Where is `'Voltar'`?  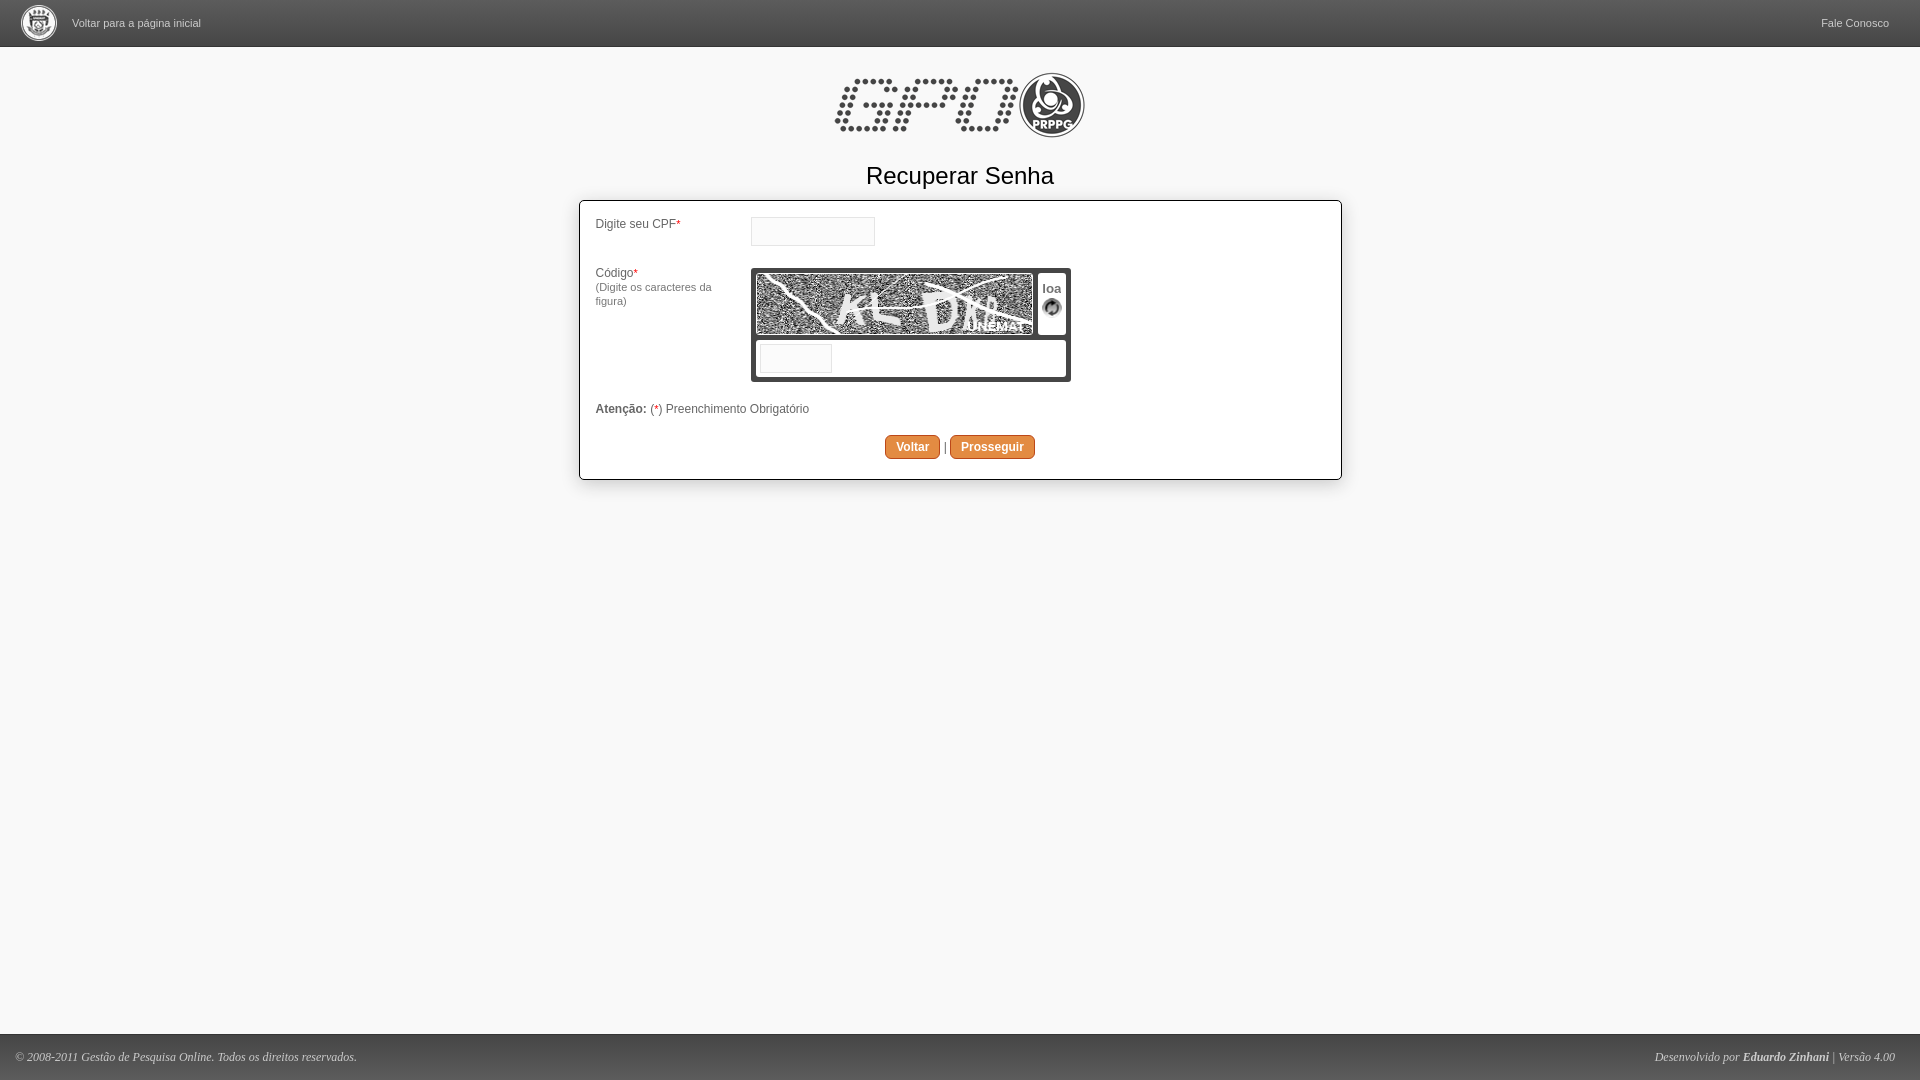 'Voltar' is located at coordinates (911, 446).